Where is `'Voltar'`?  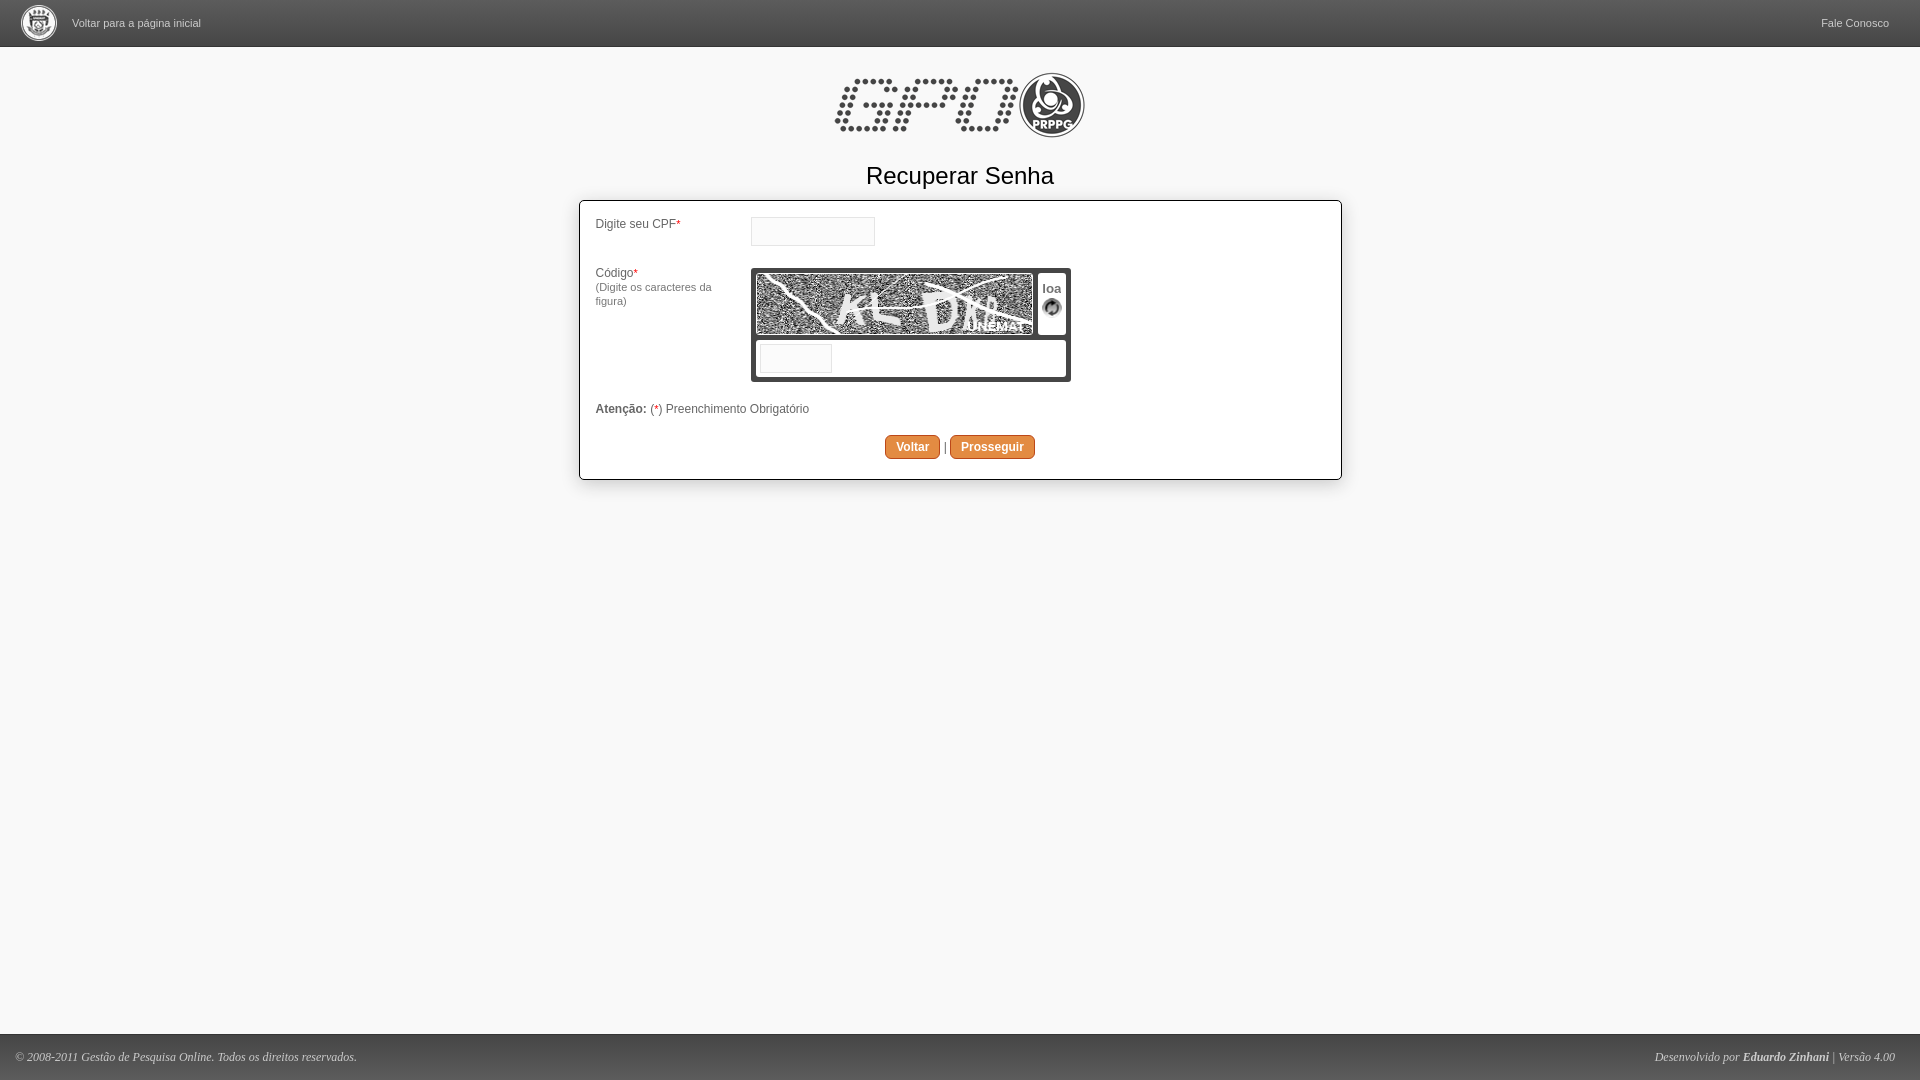 'Voltar' is located at coordinates (911, 446).